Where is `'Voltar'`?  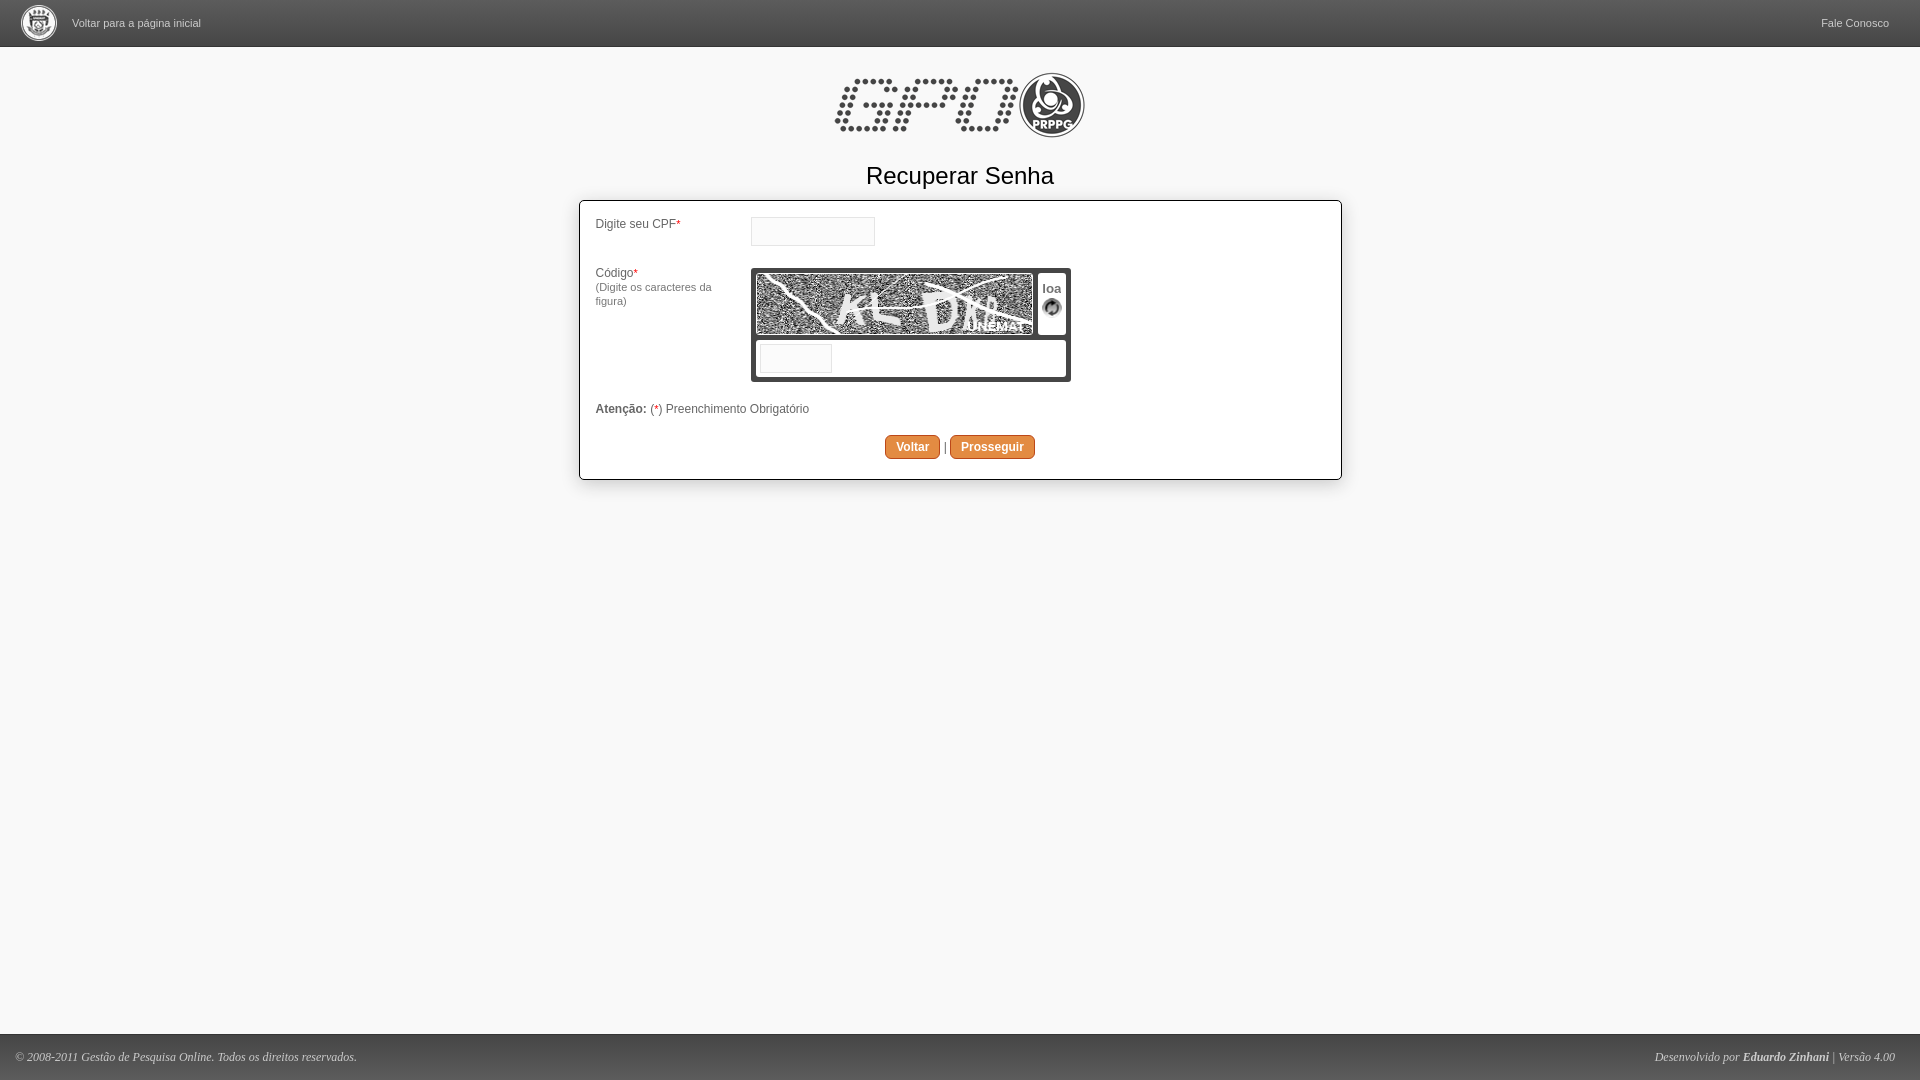 'Voltar' is located at coordinates (911, 446).